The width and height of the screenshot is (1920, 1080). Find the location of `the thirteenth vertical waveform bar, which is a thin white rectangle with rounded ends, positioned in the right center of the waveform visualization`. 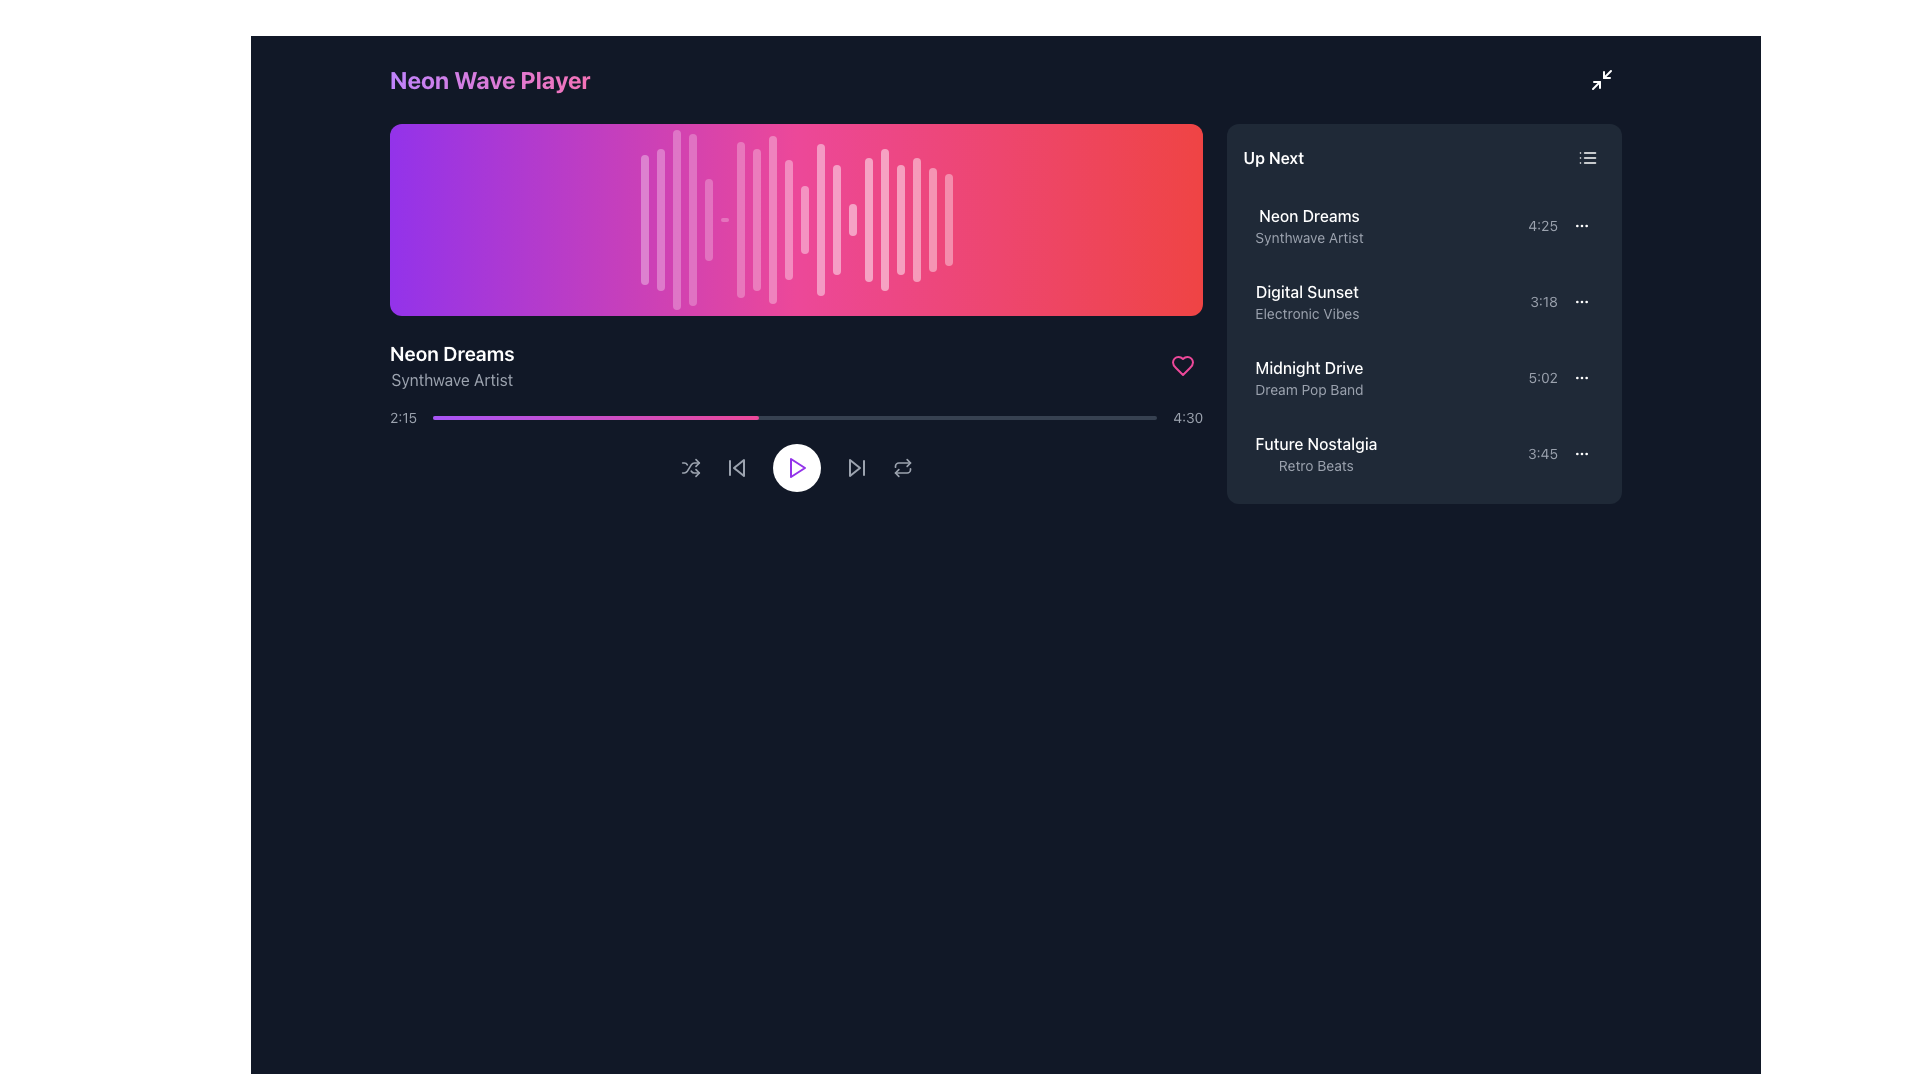

the thirteenth vertical waveform bar, which is a thin white rectangle with rounded ends, positioned in the right center of the waveform visualization is located at coordinates (836, 219).